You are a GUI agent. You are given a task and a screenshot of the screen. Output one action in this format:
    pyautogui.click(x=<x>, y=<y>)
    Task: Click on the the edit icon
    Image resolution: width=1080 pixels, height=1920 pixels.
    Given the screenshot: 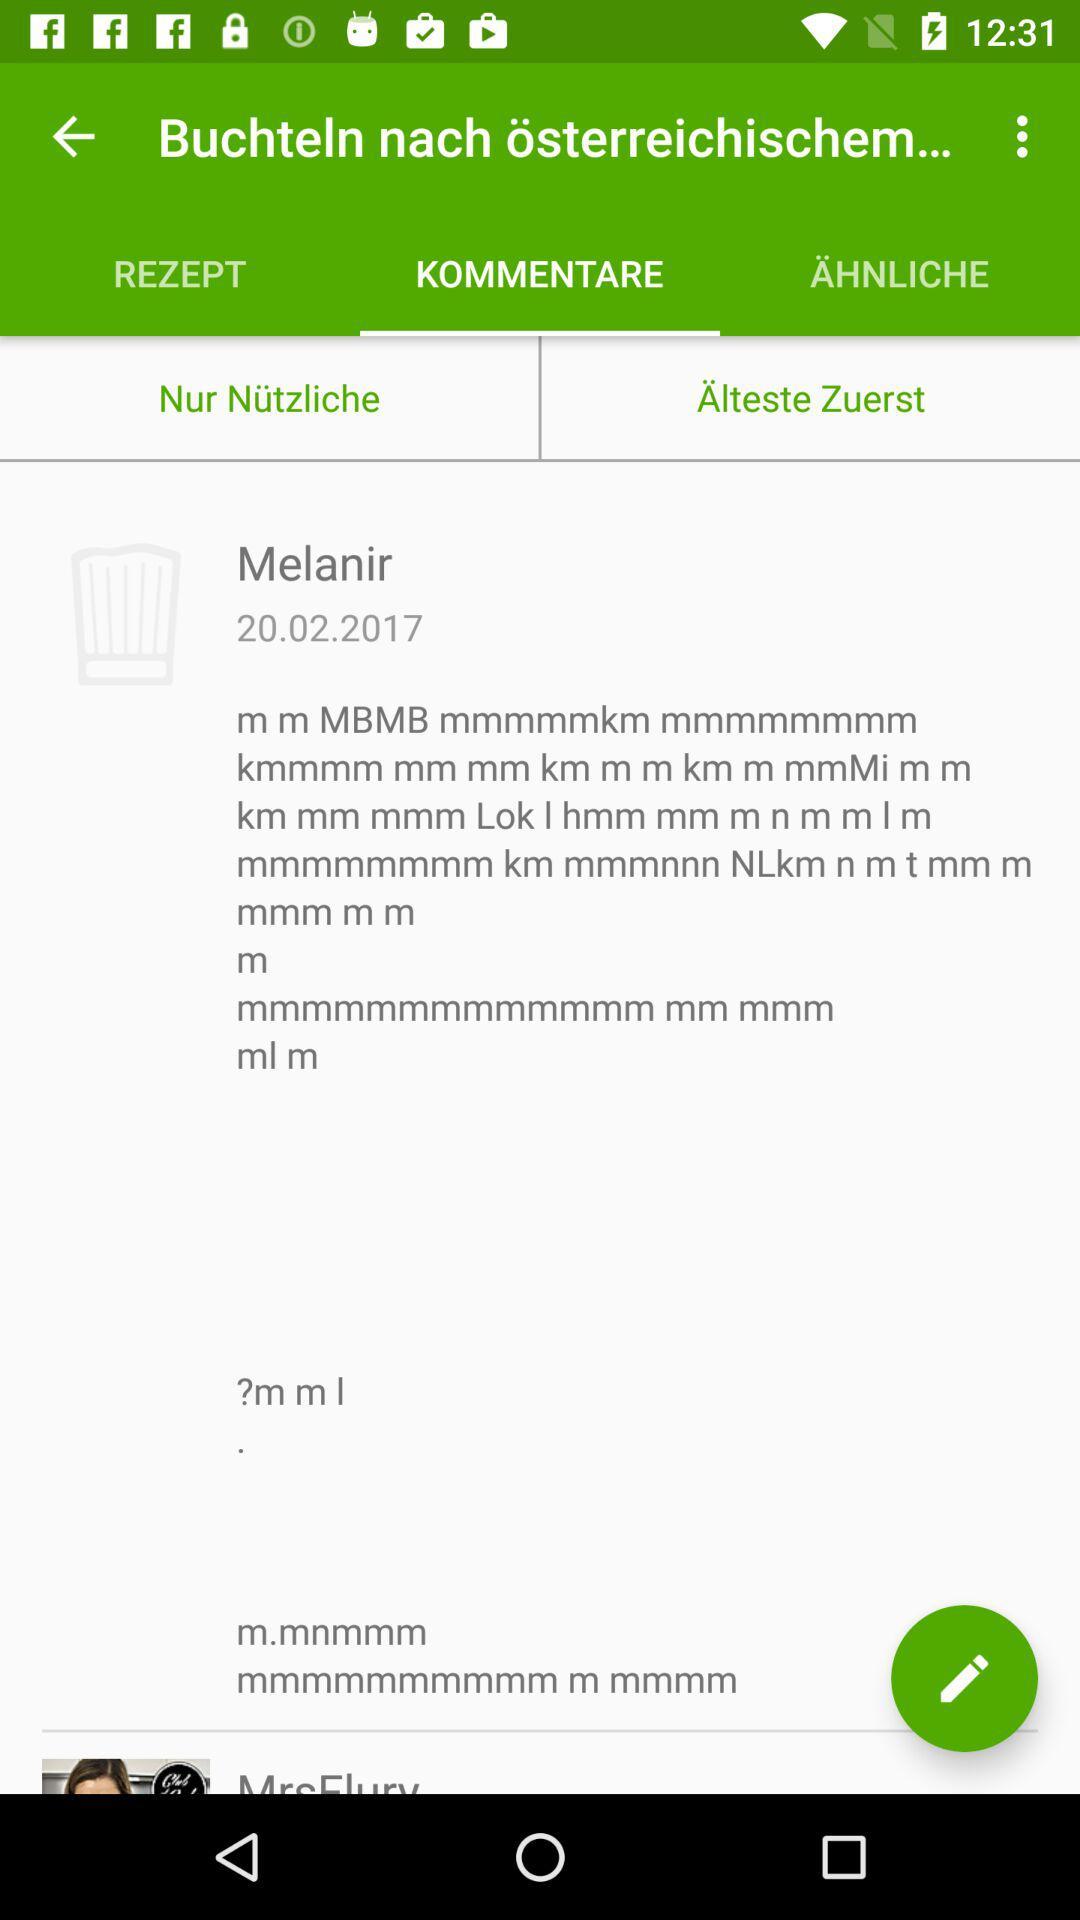 What is the action you would take?
    pyautogui.click(x=963, y=1678)
    